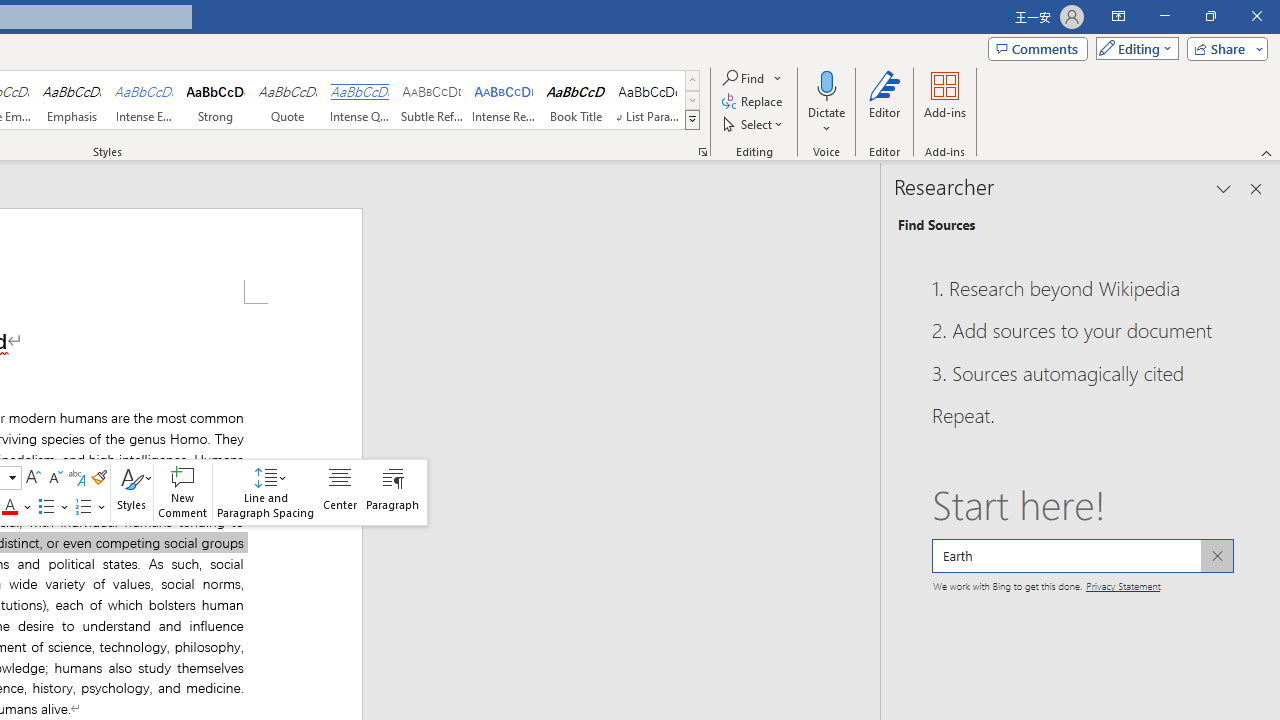  What do you see at coordinates (1123, 585) in the screenshot?
I see `'Privacy Statement'` at bounding box center [1123, 585].